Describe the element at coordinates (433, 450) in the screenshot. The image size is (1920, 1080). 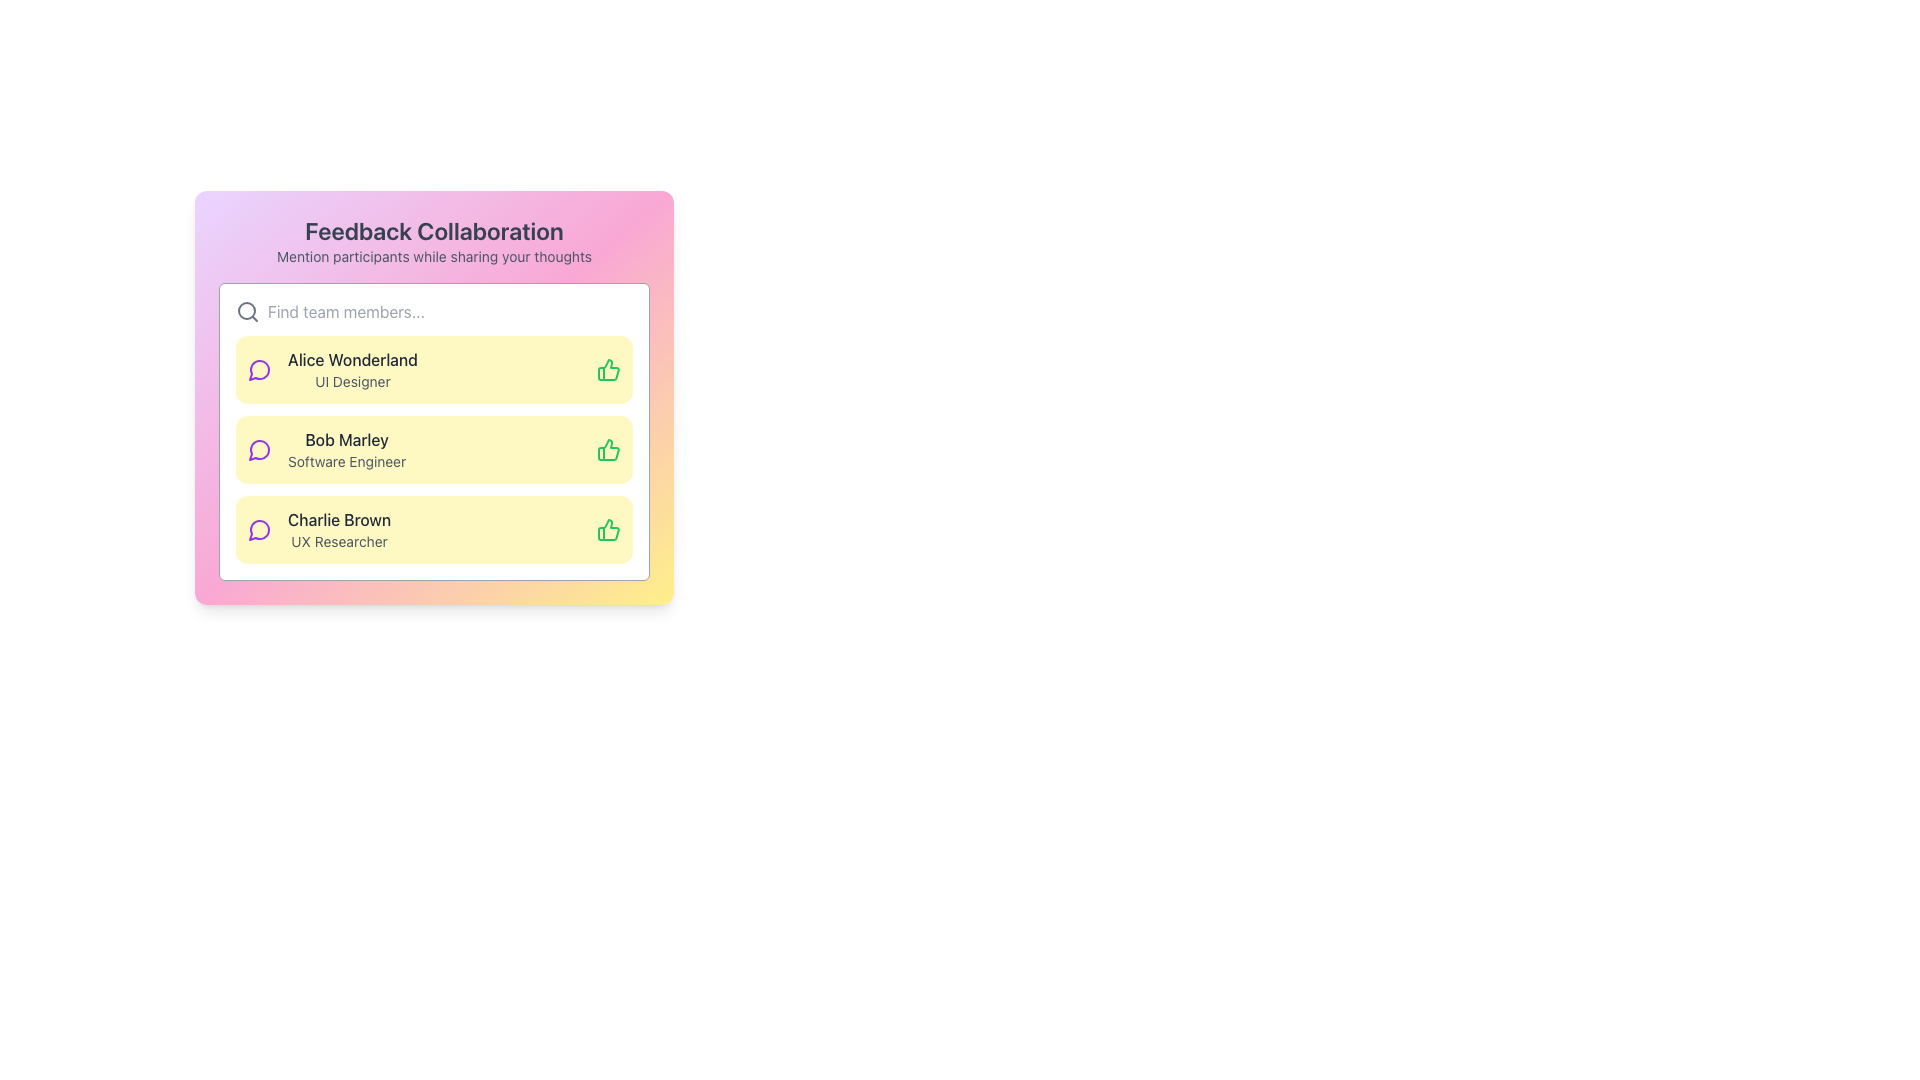
I see `the Profile card of participant 'Bob Marley', a Software Engineer, located in the vertical list under 'Feedback Collaboration'` at that location.